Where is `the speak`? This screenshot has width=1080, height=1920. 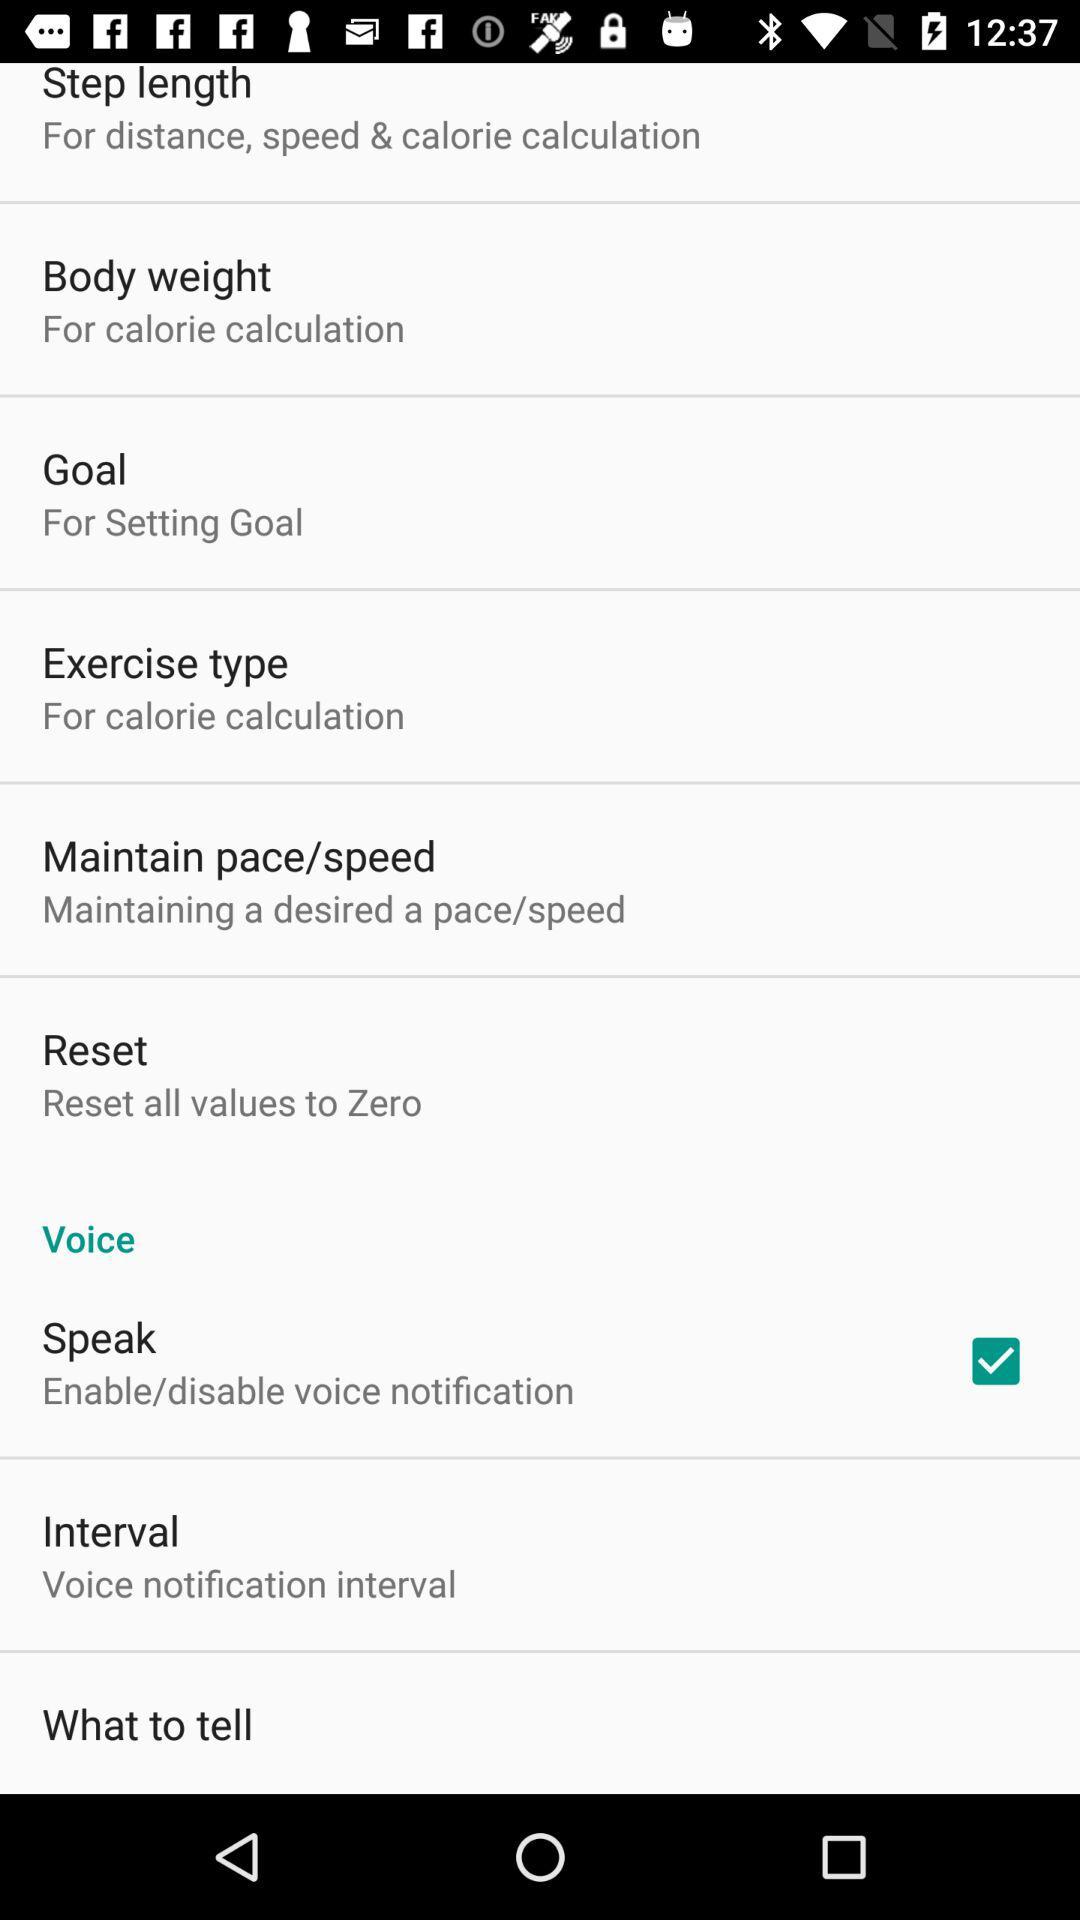
the speak is located at coordinates (99, 1336).